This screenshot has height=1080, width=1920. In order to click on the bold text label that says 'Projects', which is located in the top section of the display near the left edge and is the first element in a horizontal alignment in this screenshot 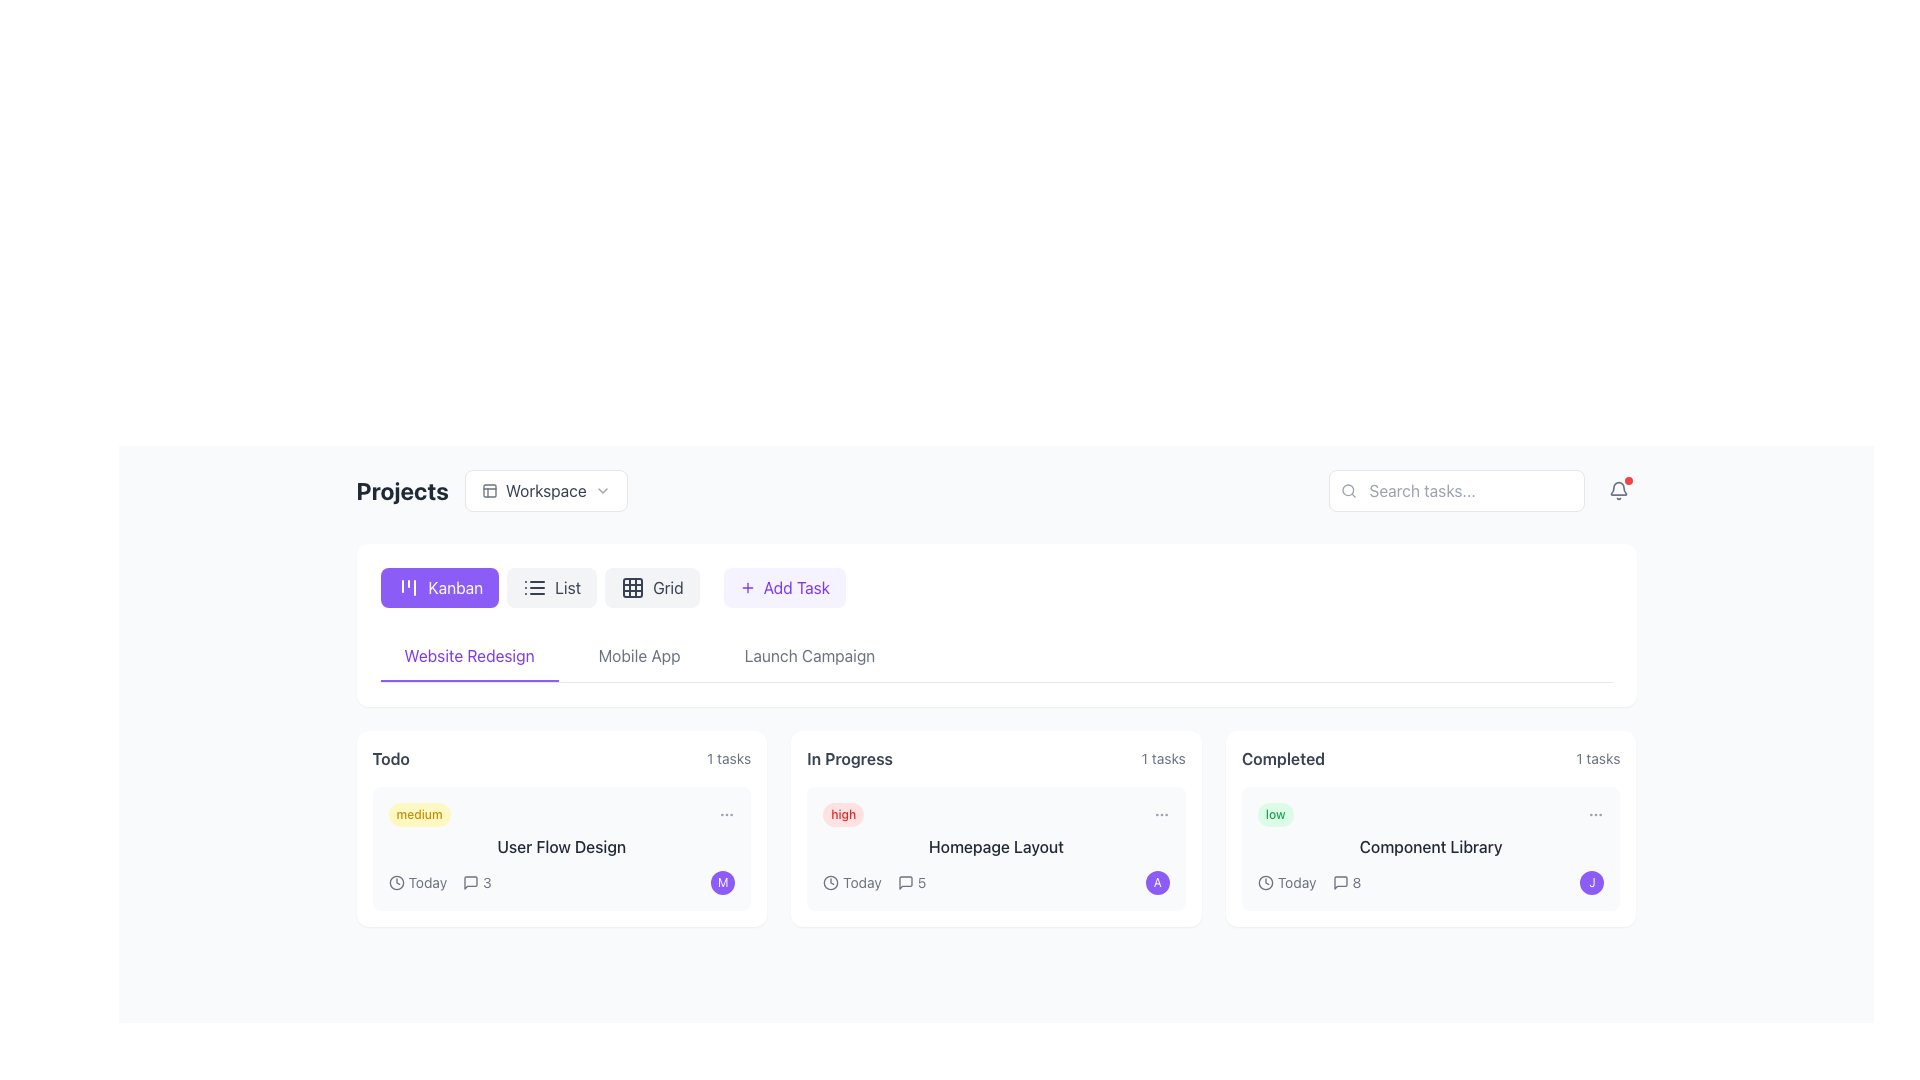, I will do `click(401, 490)`.